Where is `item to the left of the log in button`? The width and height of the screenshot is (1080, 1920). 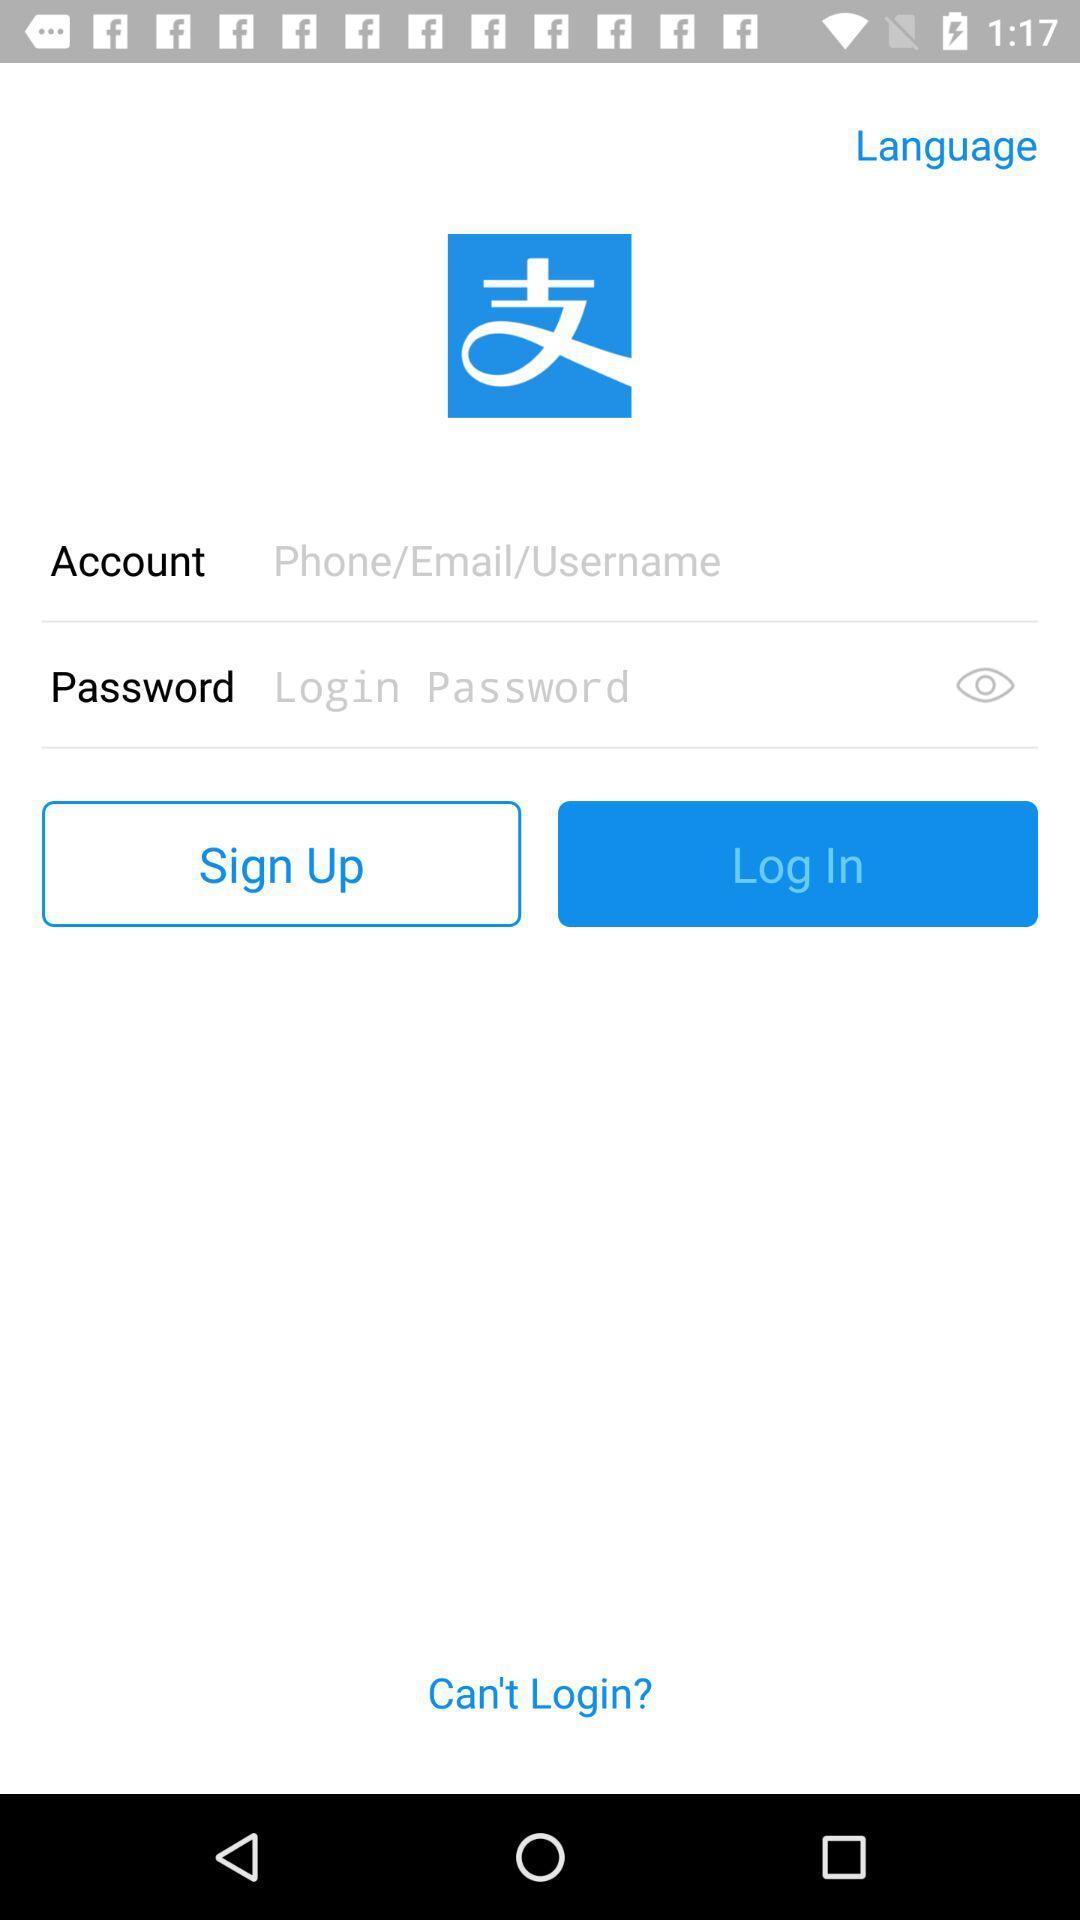 item to the left of the log in button is located at coordinates (281, 864).